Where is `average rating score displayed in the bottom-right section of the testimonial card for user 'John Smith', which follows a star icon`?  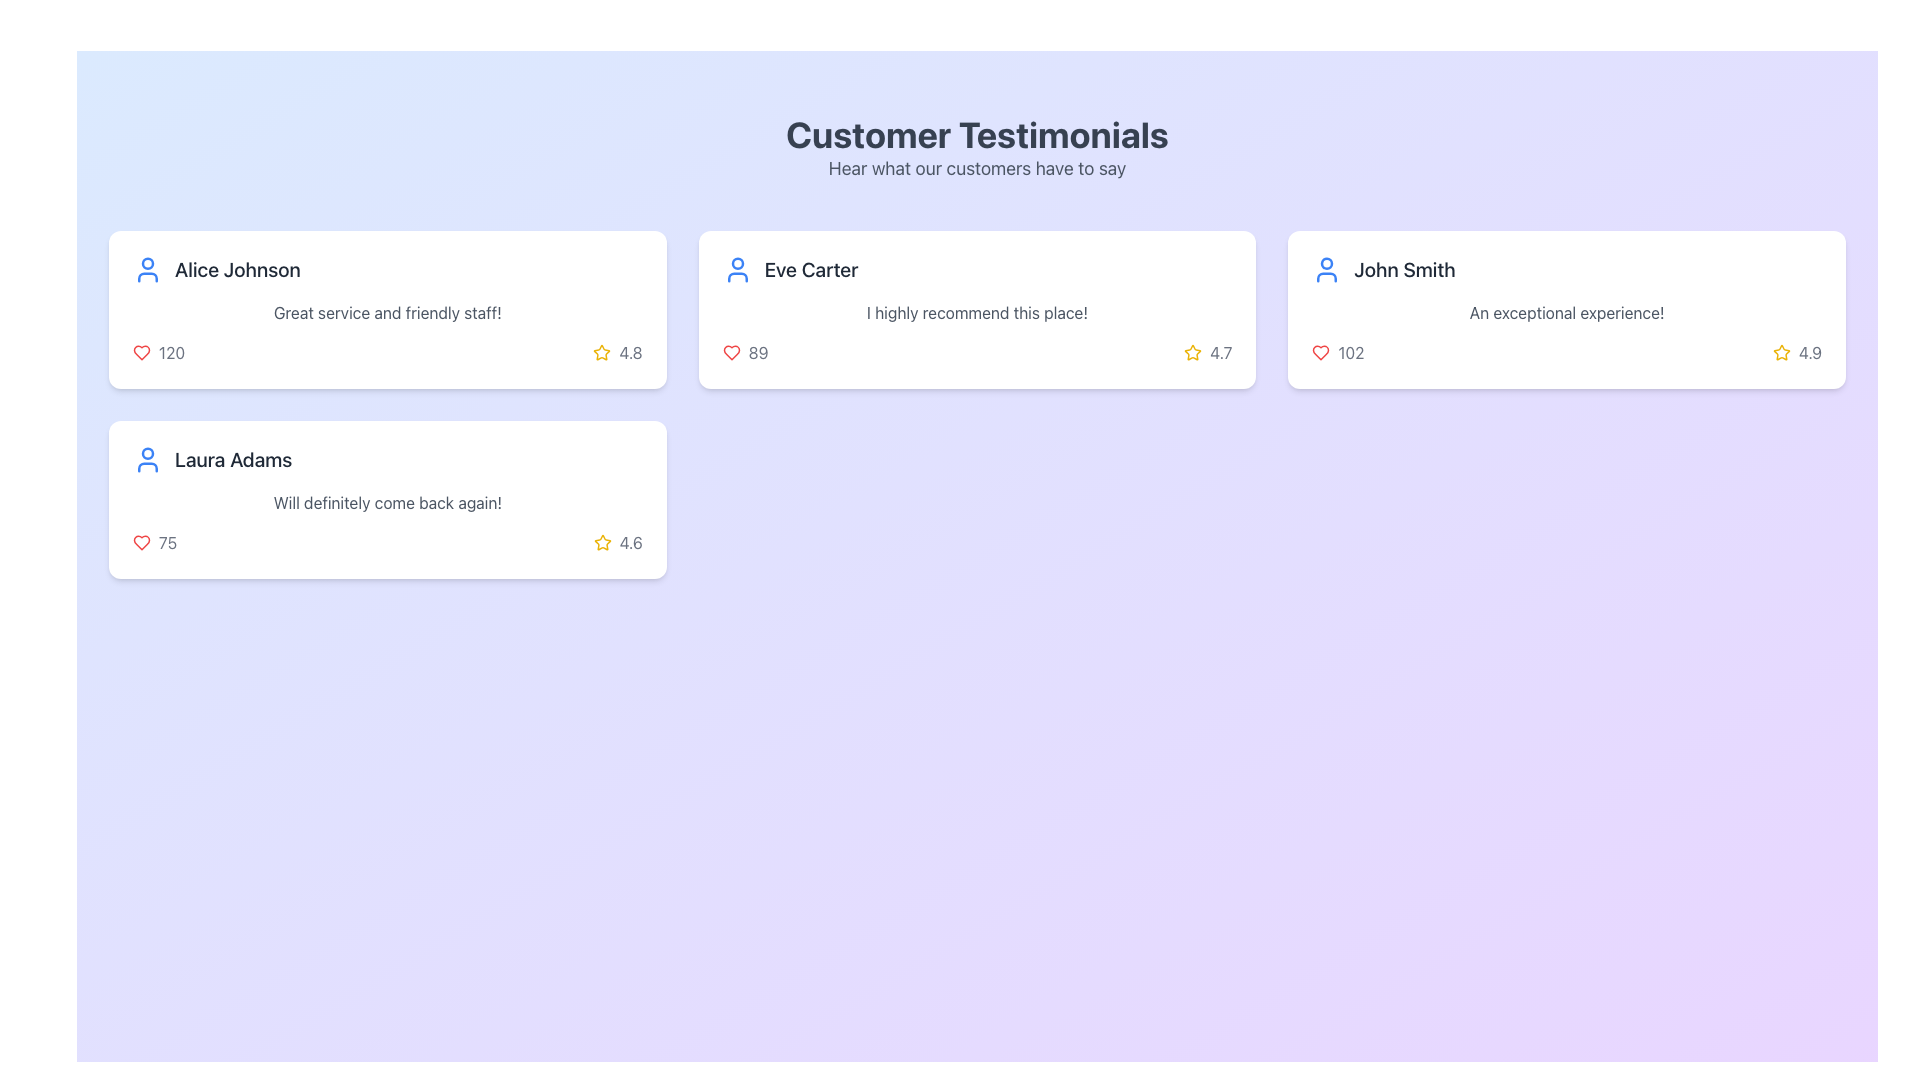
average rating score displayed in the bottom-right section of the testimonial card for user 'John Smith', which follows a star icon is located at coordinates (1810, 352).